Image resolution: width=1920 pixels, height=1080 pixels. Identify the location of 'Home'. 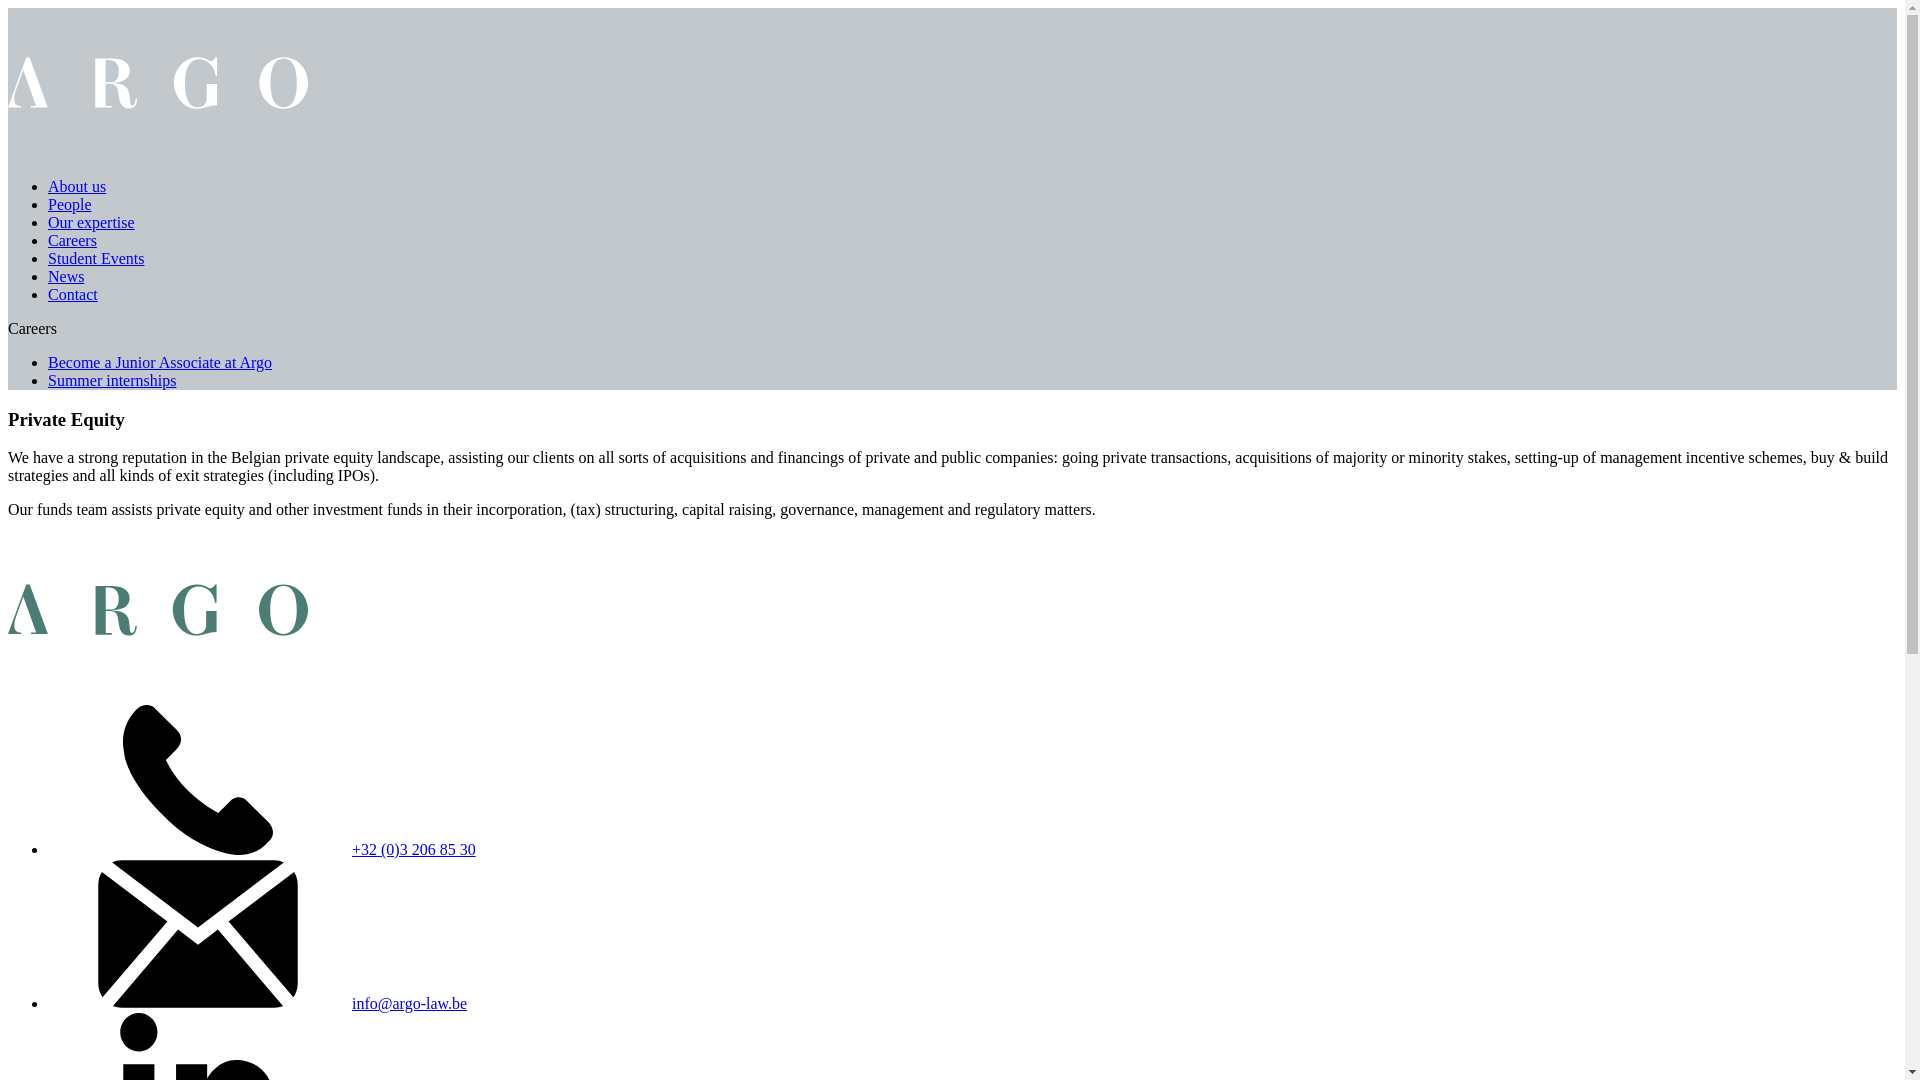
(157, 678).